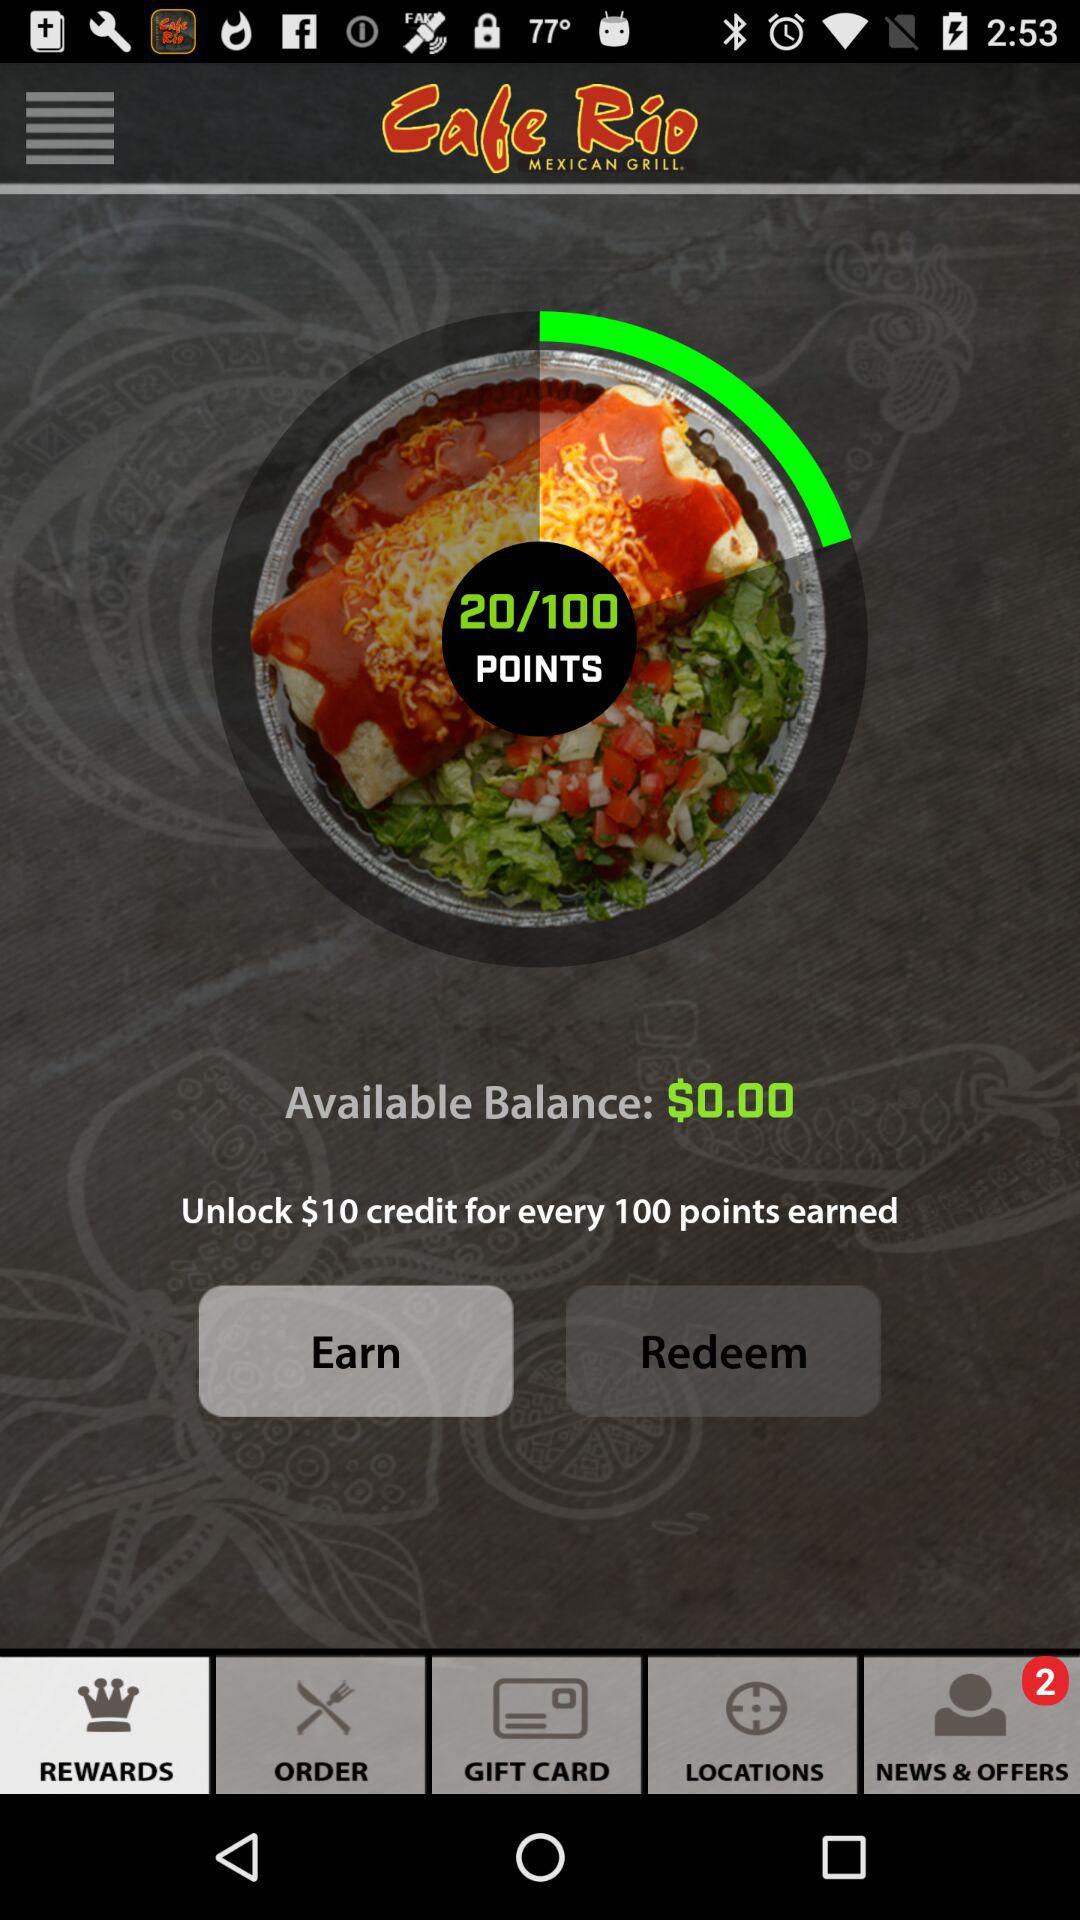 The width and height of the screenshot is (1080, 1920). Describe the element at coordinates (355, 1351) in the screenshot. I see `item to the left of redeem` at that location.